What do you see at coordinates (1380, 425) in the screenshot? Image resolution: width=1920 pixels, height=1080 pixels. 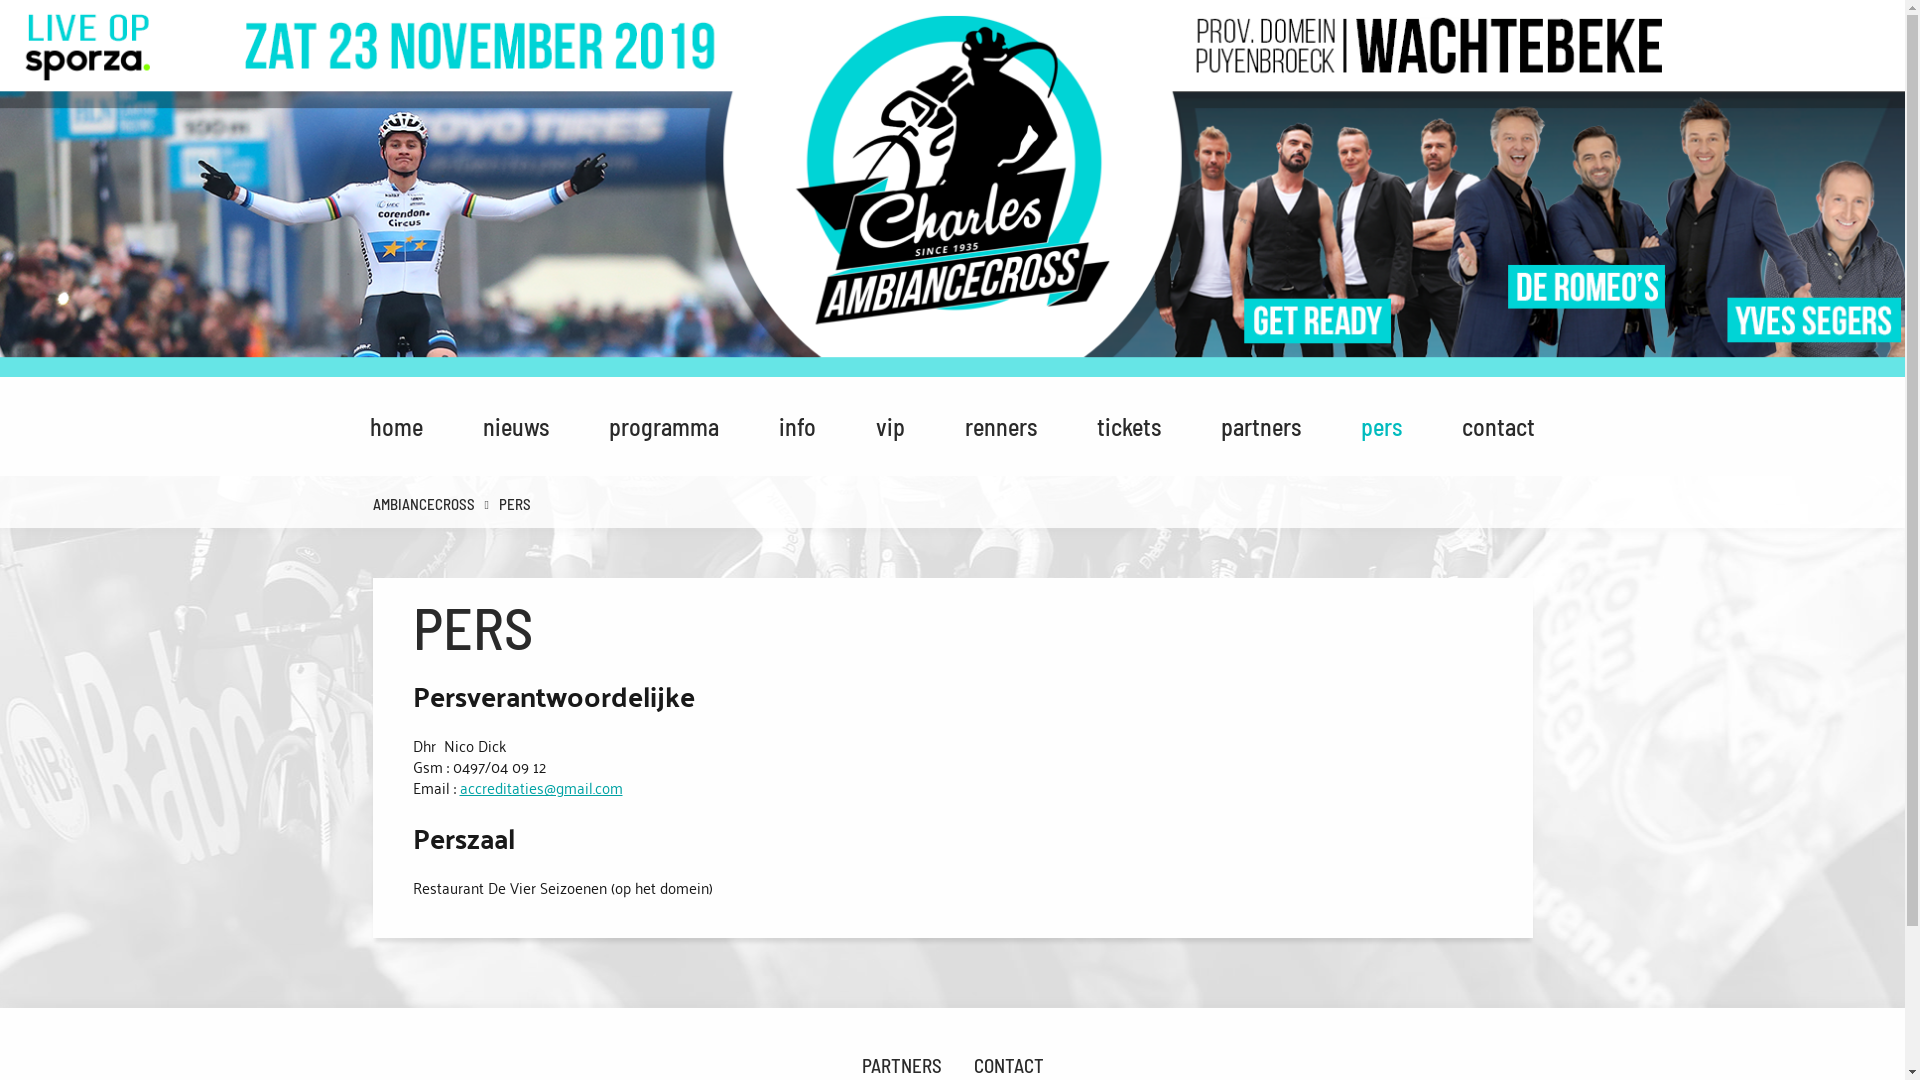 I see `'pers'` at bounding box center [1380, 425].